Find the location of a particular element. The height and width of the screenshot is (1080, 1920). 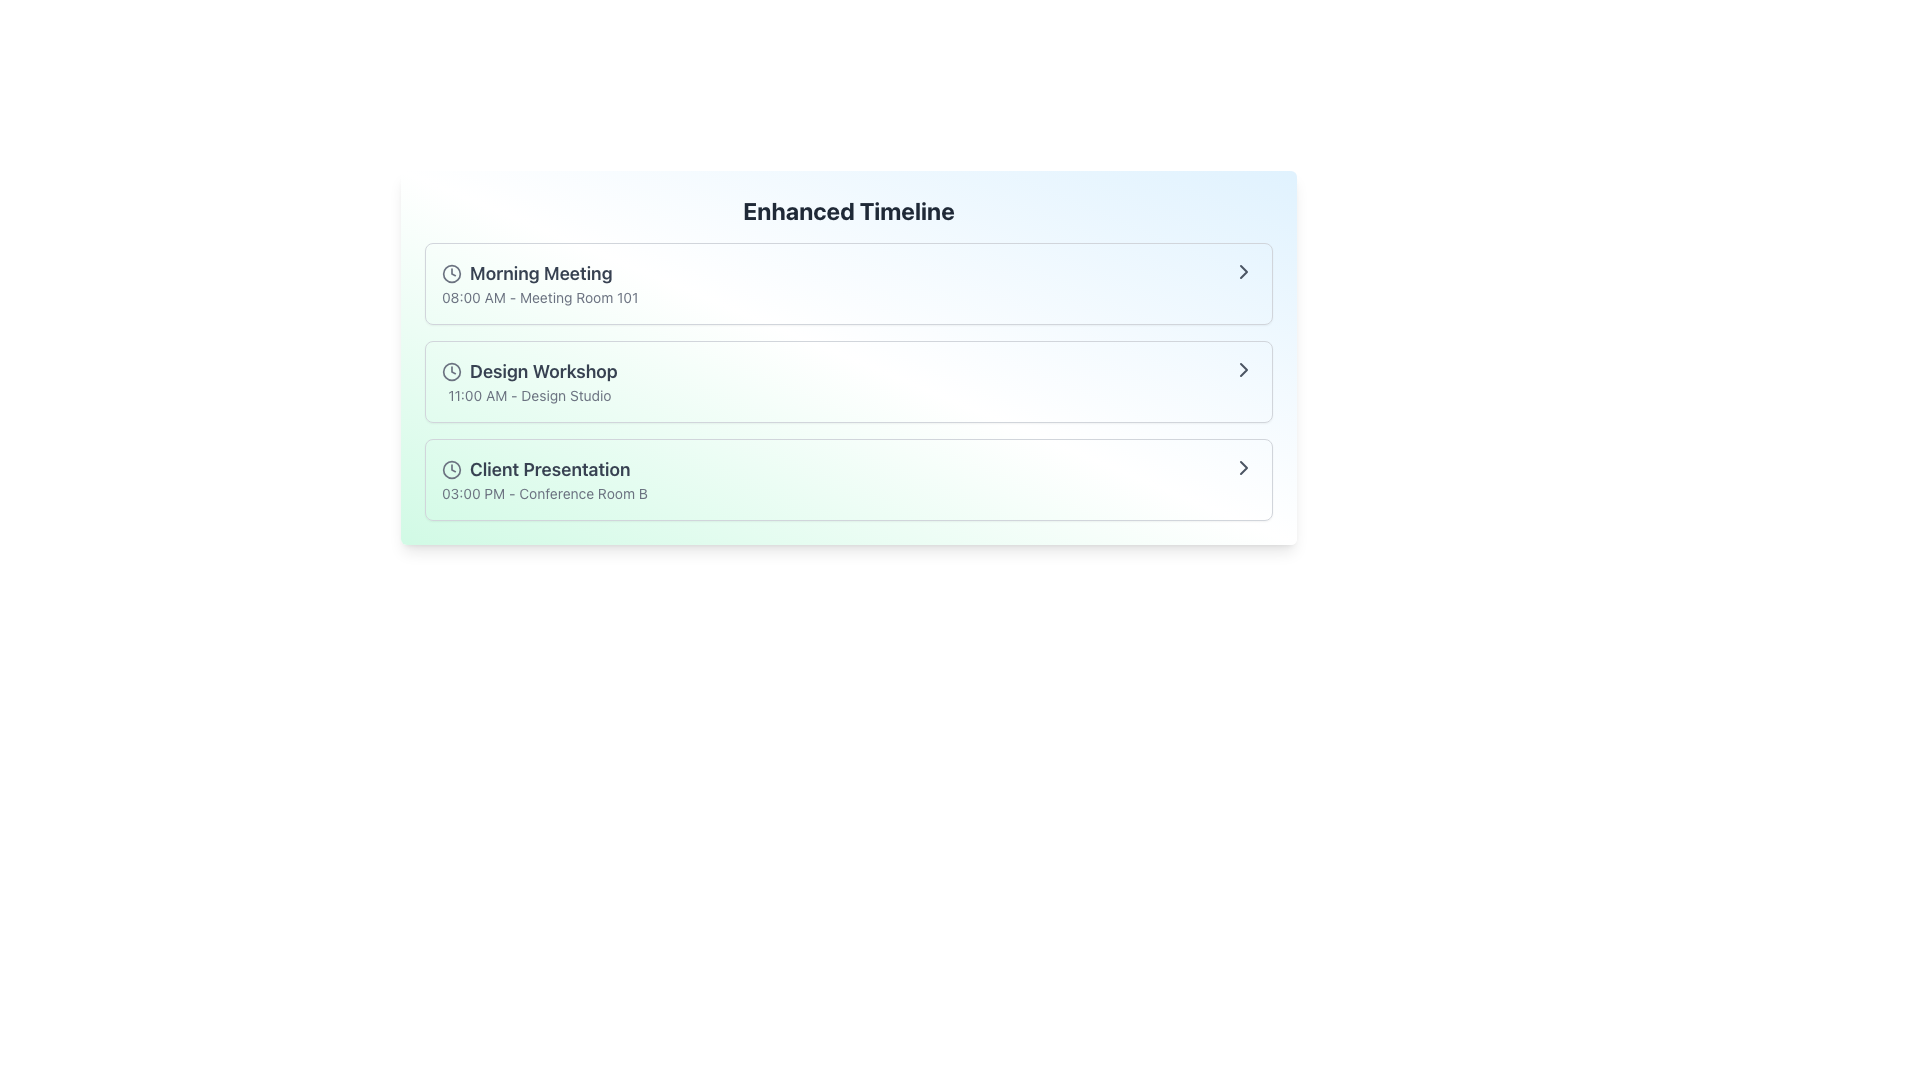

the text block titled 'Design Workshop' that displays the time '11:00 AM - Design Studio' and includes a clock icon, which is the second item in a timeline list is located at coordinates (529, 381).